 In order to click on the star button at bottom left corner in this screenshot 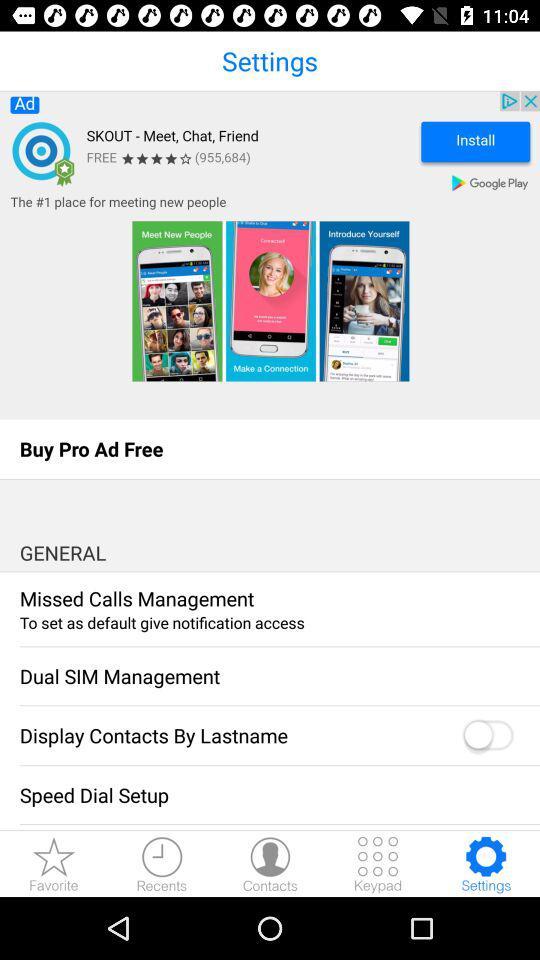, I will do `click(54, 863)`.